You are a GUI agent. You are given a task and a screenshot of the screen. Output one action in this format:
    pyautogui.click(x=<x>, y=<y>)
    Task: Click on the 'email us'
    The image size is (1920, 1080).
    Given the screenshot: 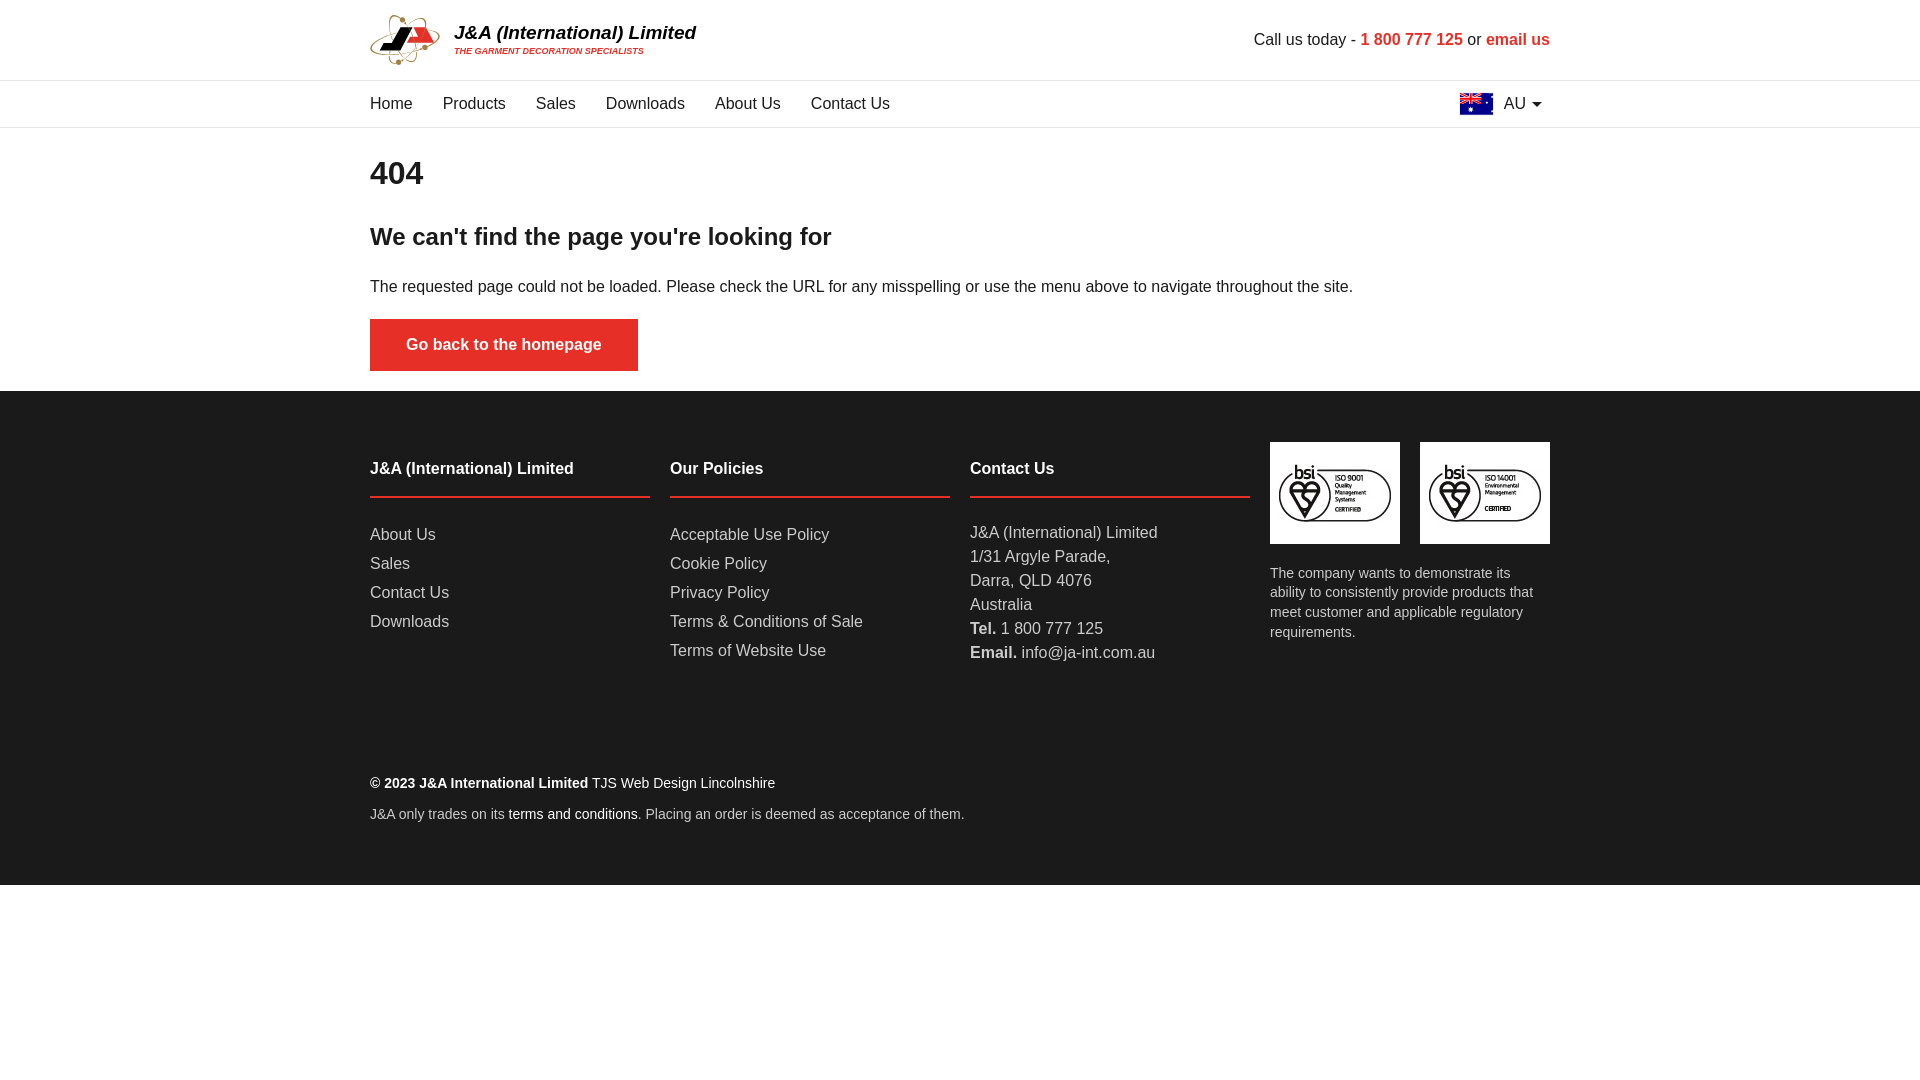 What is the action you would take?
    pyautogui.click(x=1517, y=39)
    